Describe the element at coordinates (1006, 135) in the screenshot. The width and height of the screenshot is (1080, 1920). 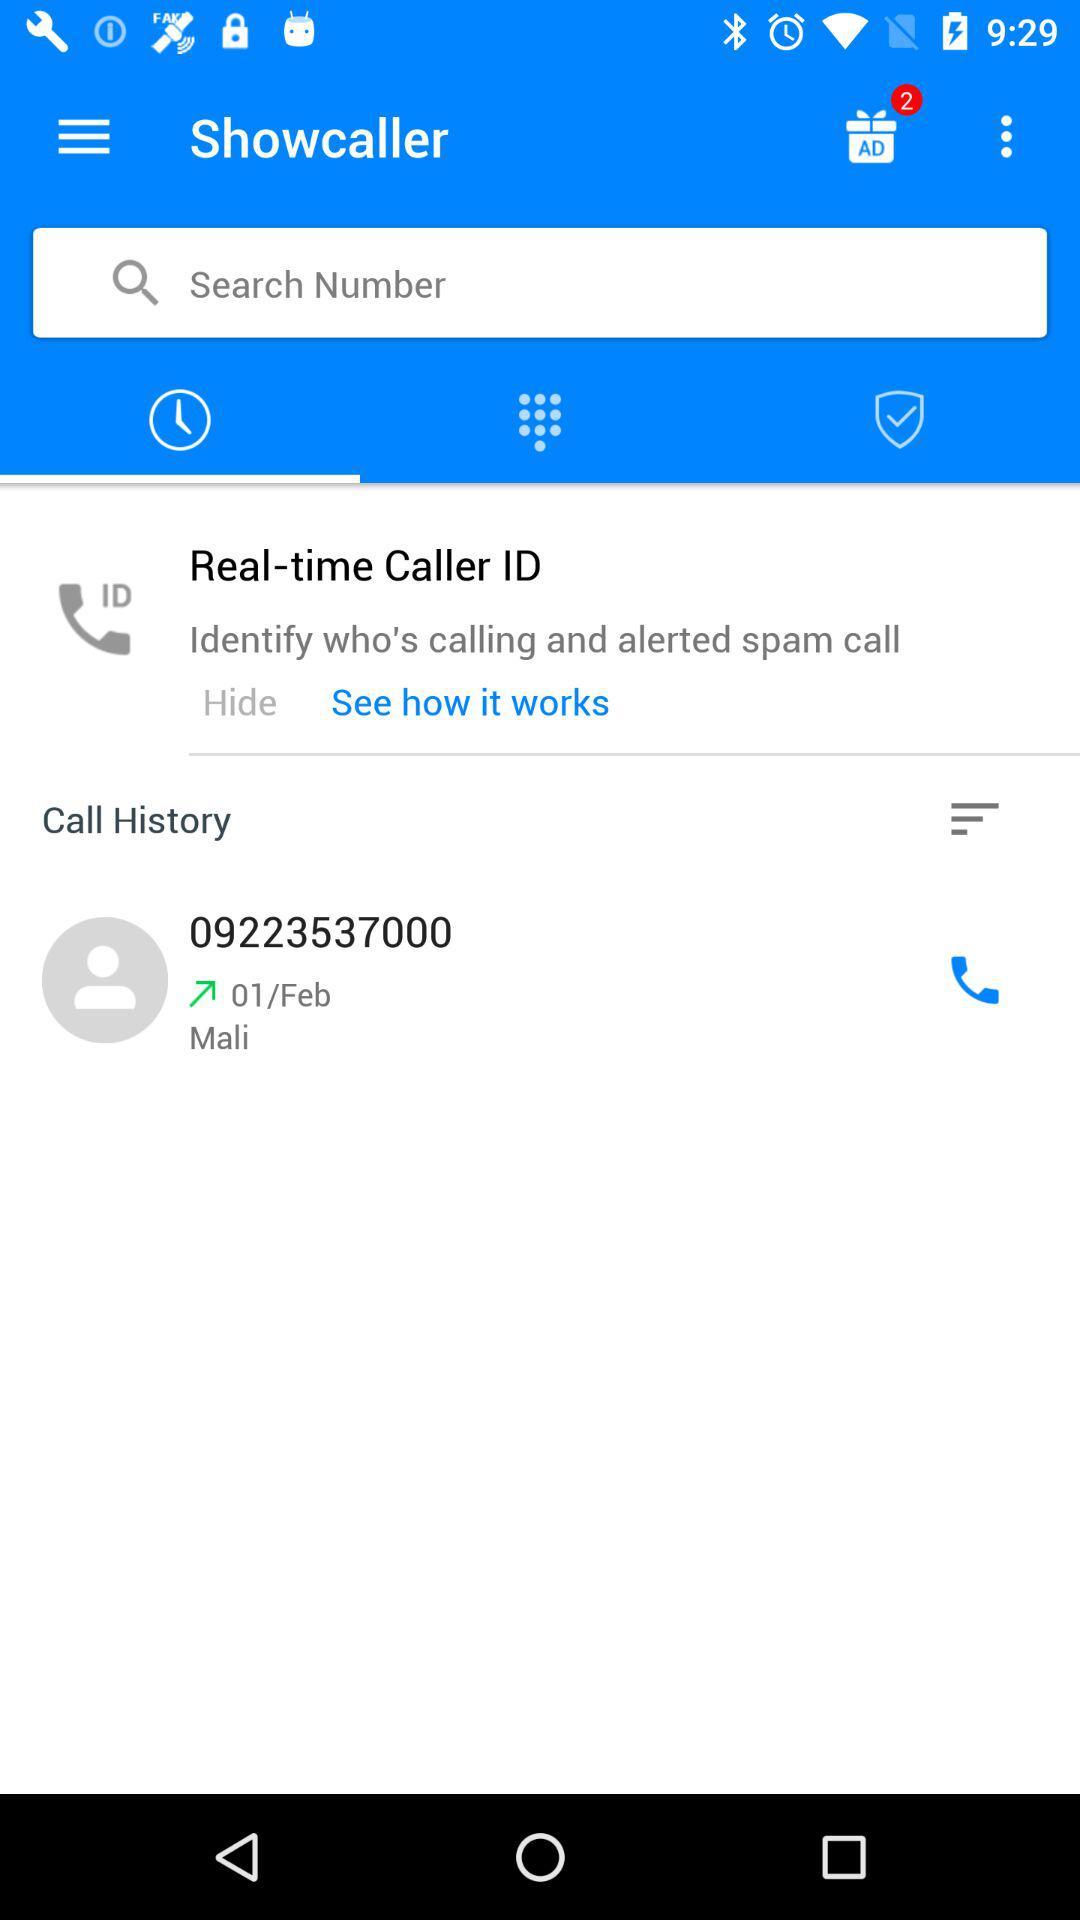
I see `show settings or changes` at that location.